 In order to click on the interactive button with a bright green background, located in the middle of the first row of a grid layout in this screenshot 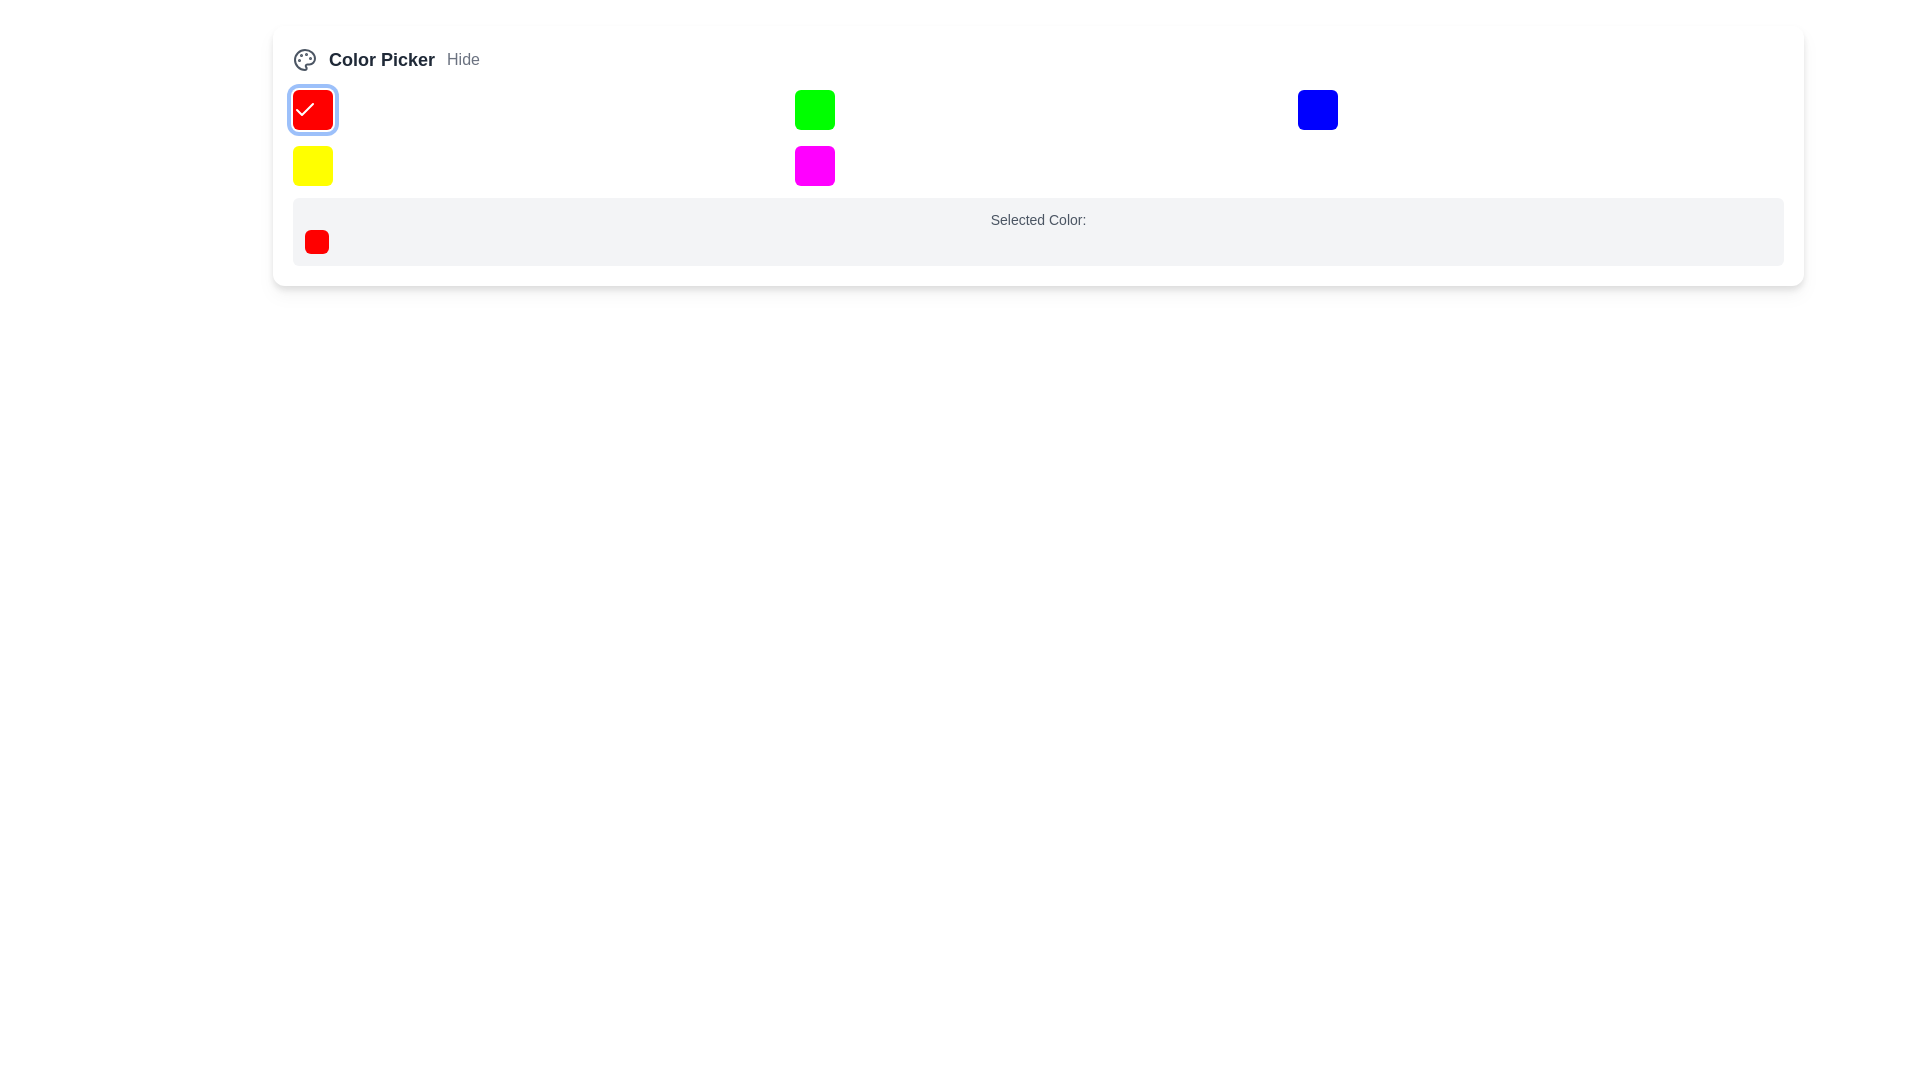, I will do `click(815, 110)`.